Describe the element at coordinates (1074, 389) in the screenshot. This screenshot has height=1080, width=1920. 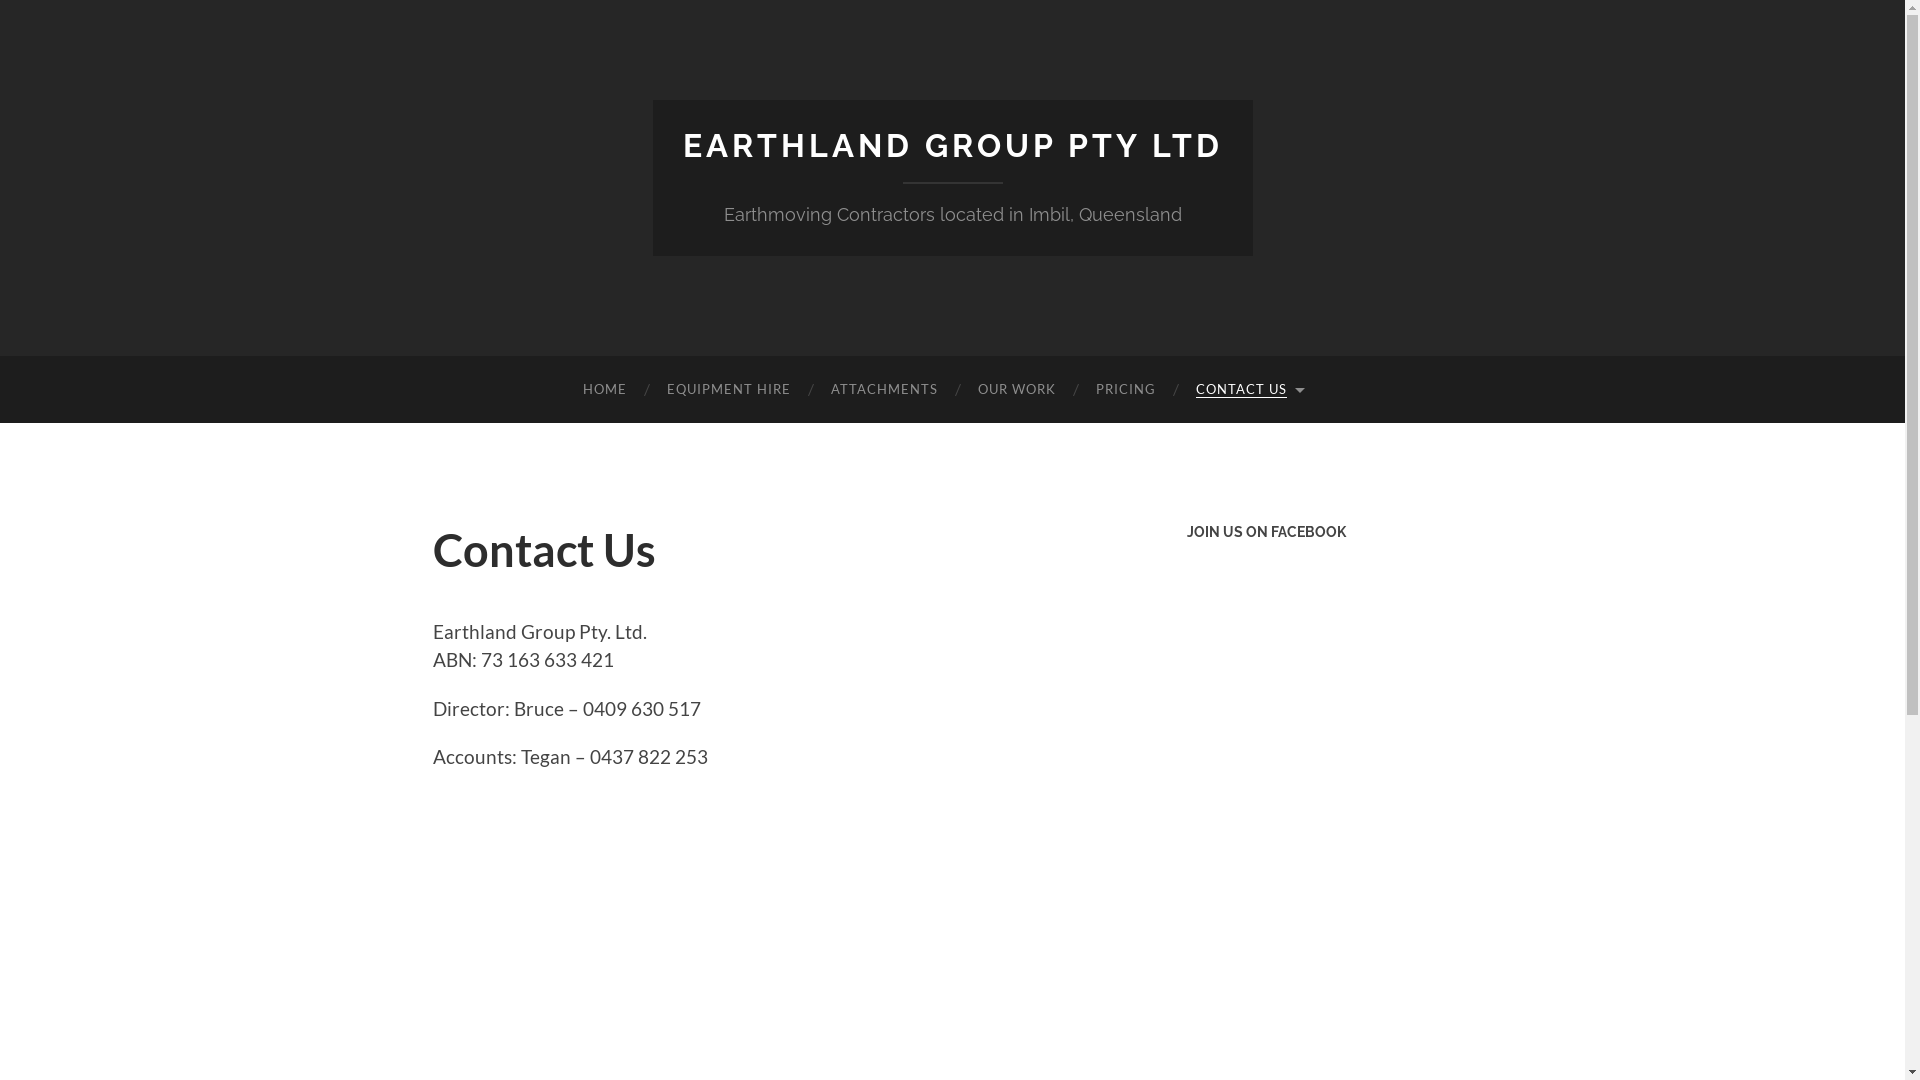
I see `'PRICING'` at that location.